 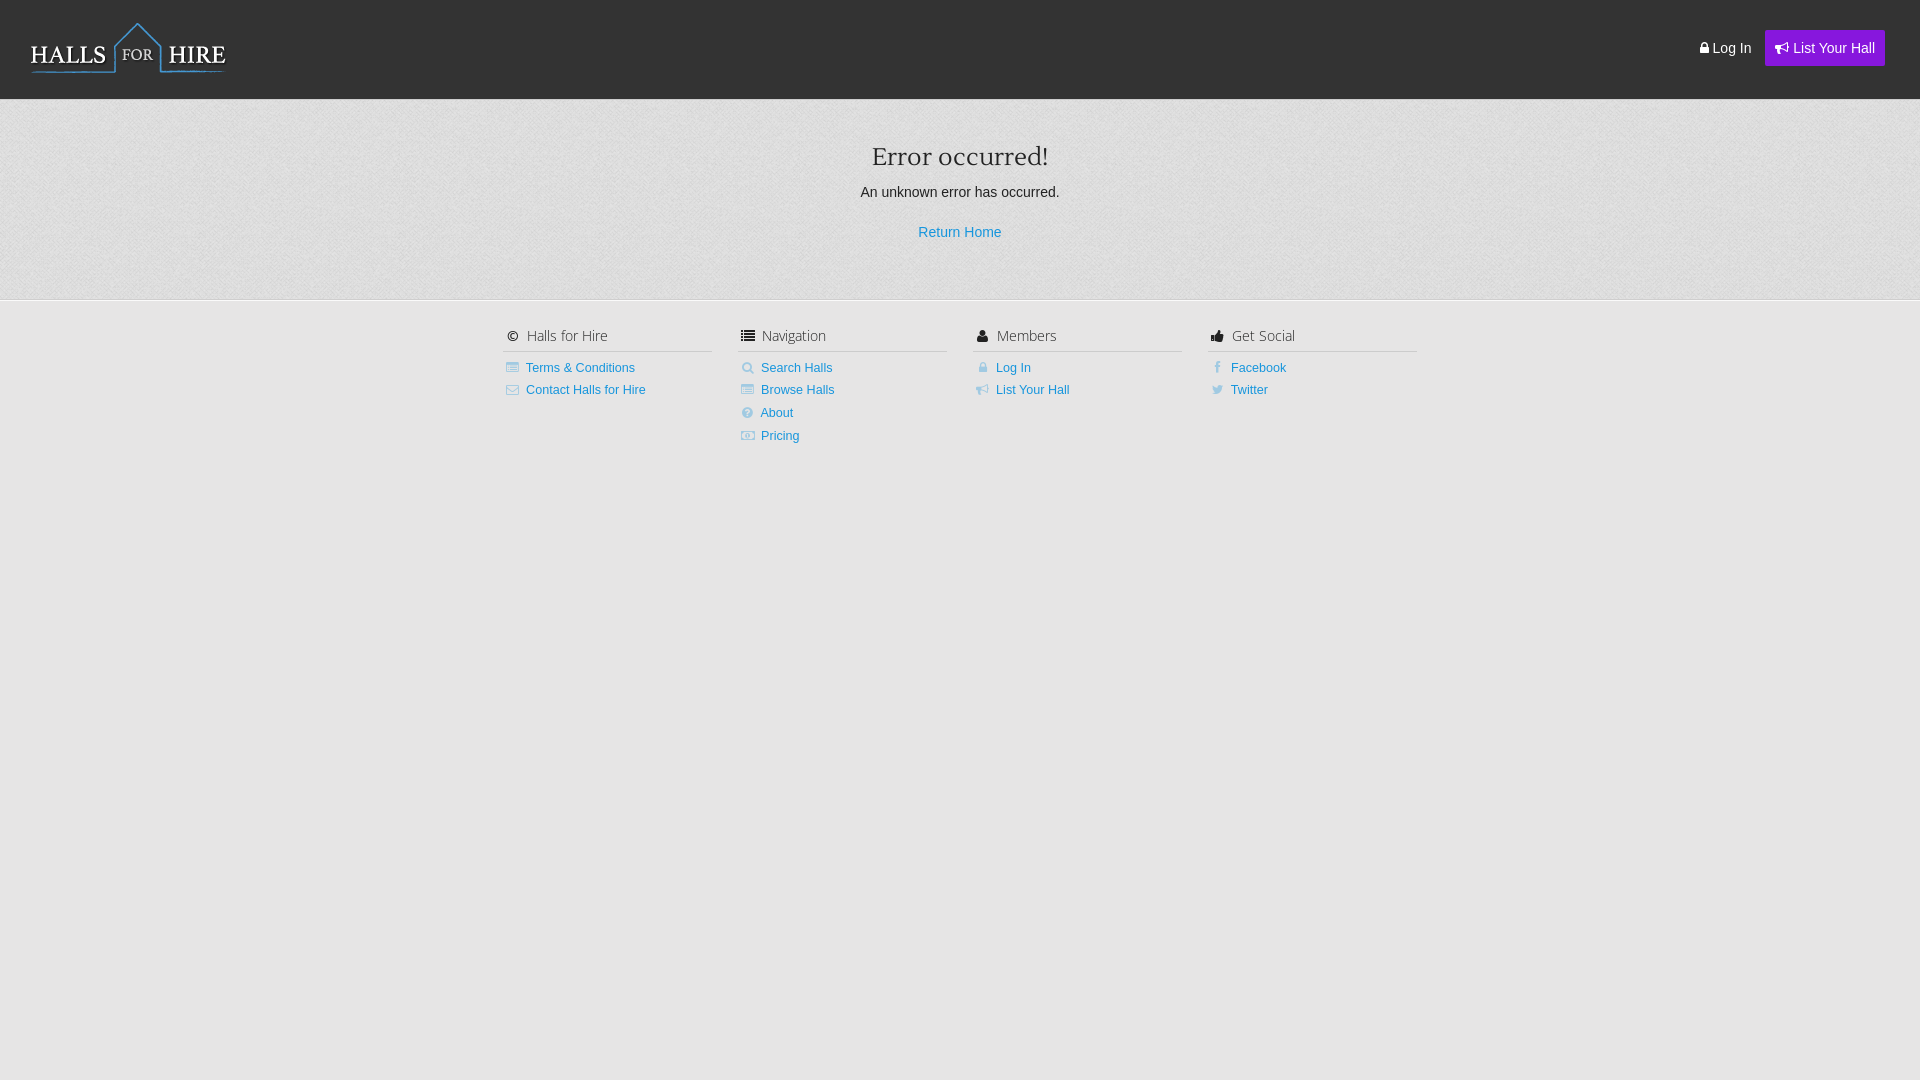 I want to click on 'Terms & Conditions', so click(x=607, y=368).